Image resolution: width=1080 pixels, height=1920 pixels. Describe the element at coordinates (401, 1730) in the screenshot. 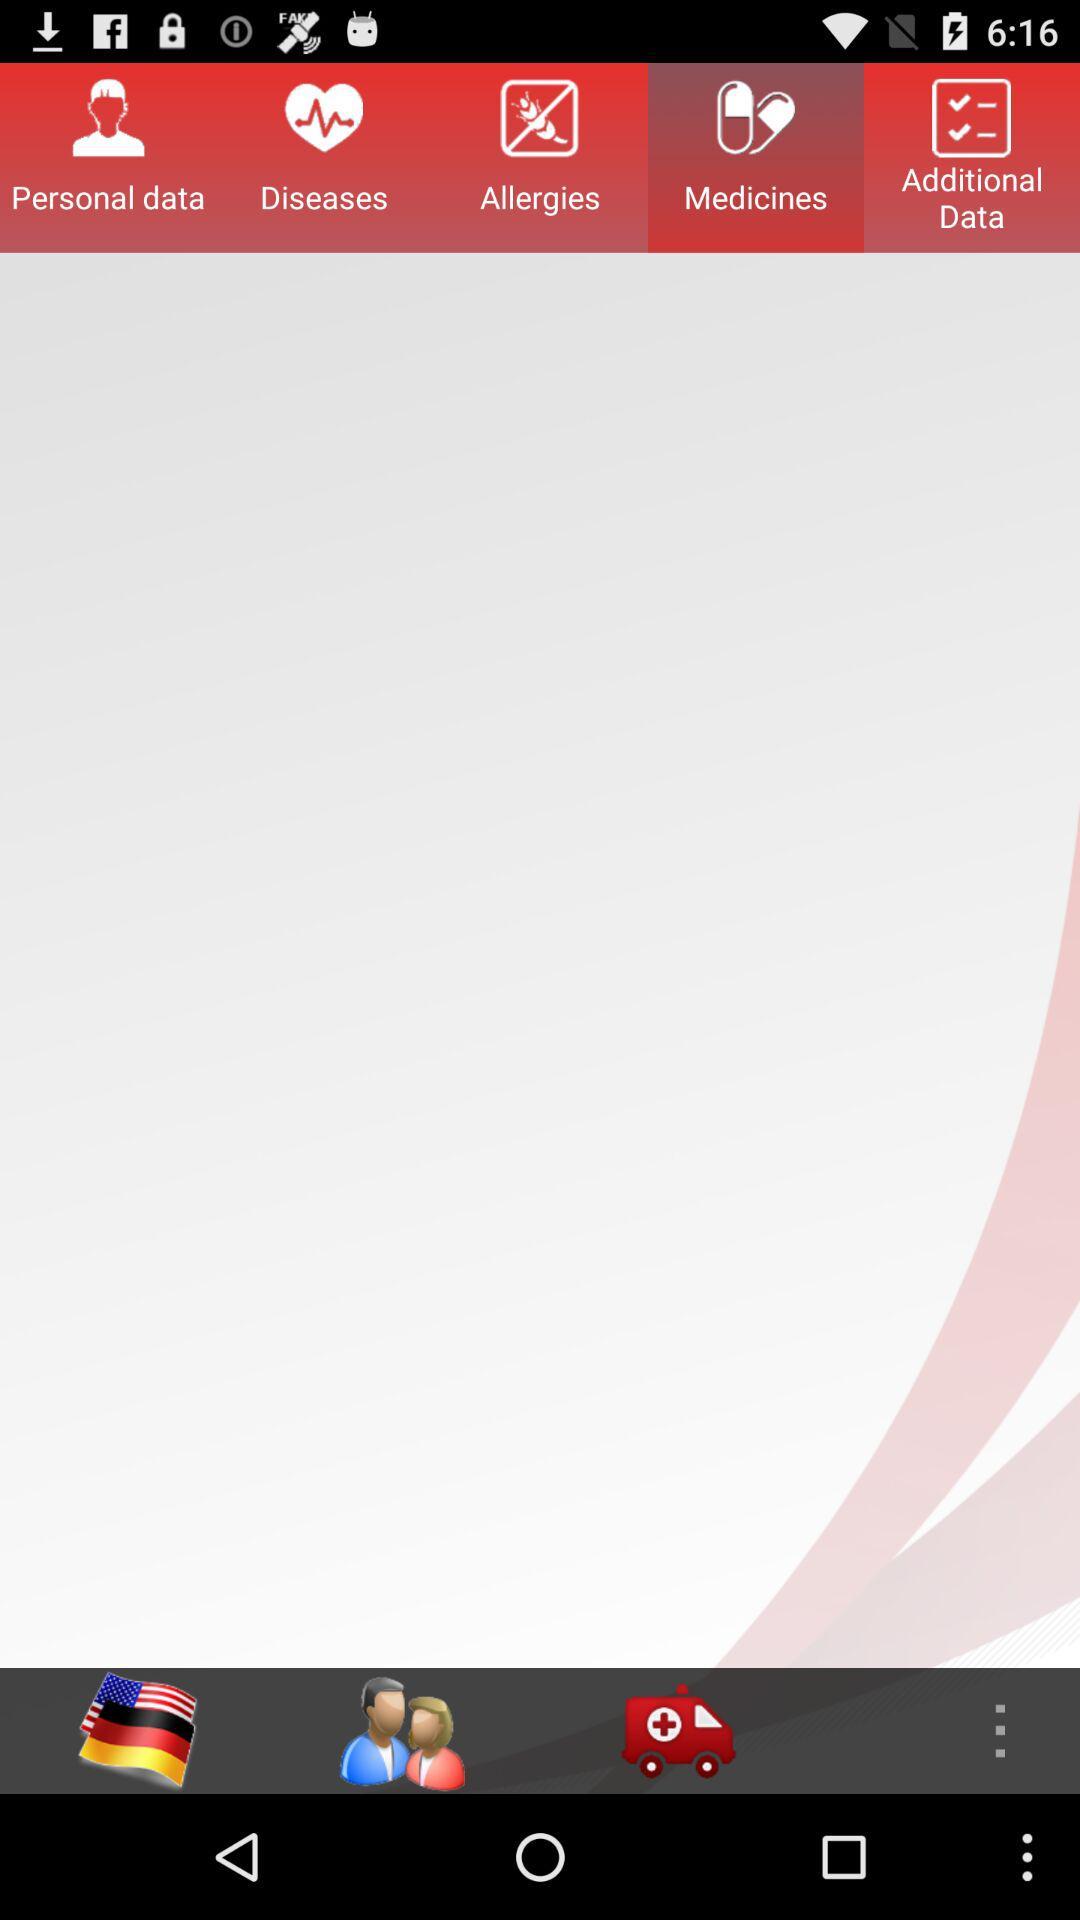

I see `the item below the diseases` at that location.